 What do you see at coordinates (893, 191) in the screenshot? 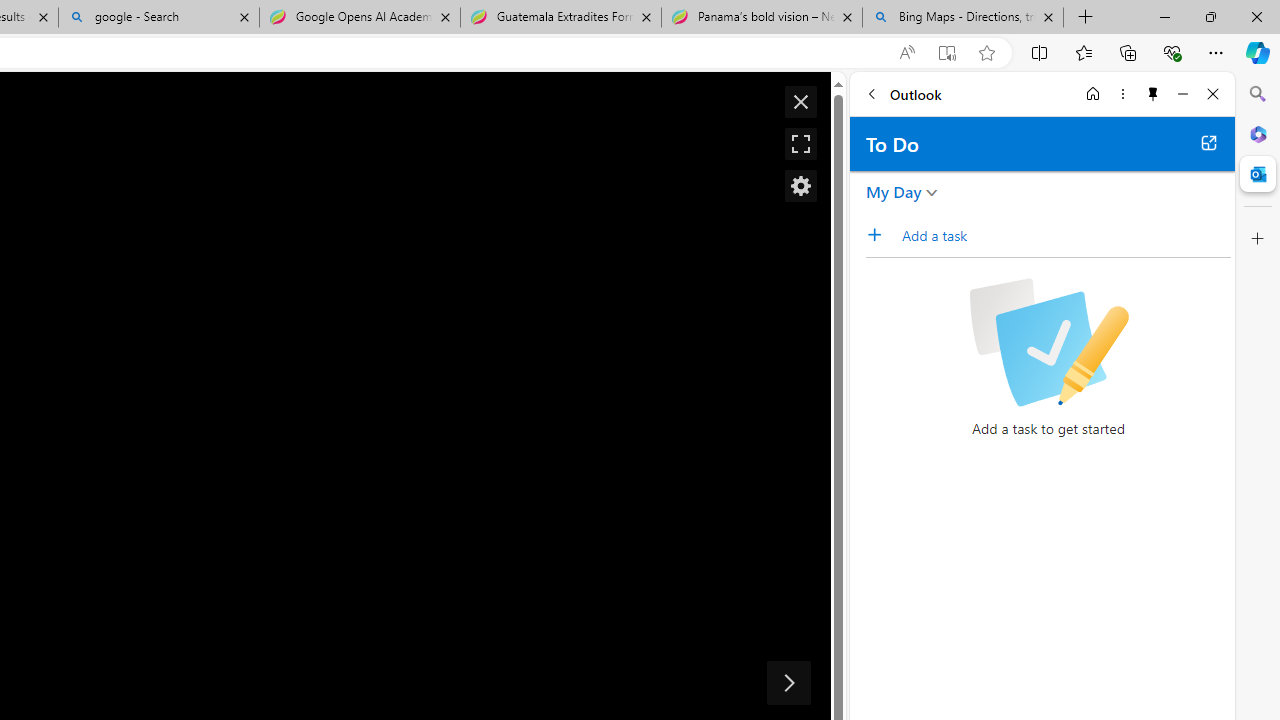
I see `'My Day'` at bounding box center [893, 191].